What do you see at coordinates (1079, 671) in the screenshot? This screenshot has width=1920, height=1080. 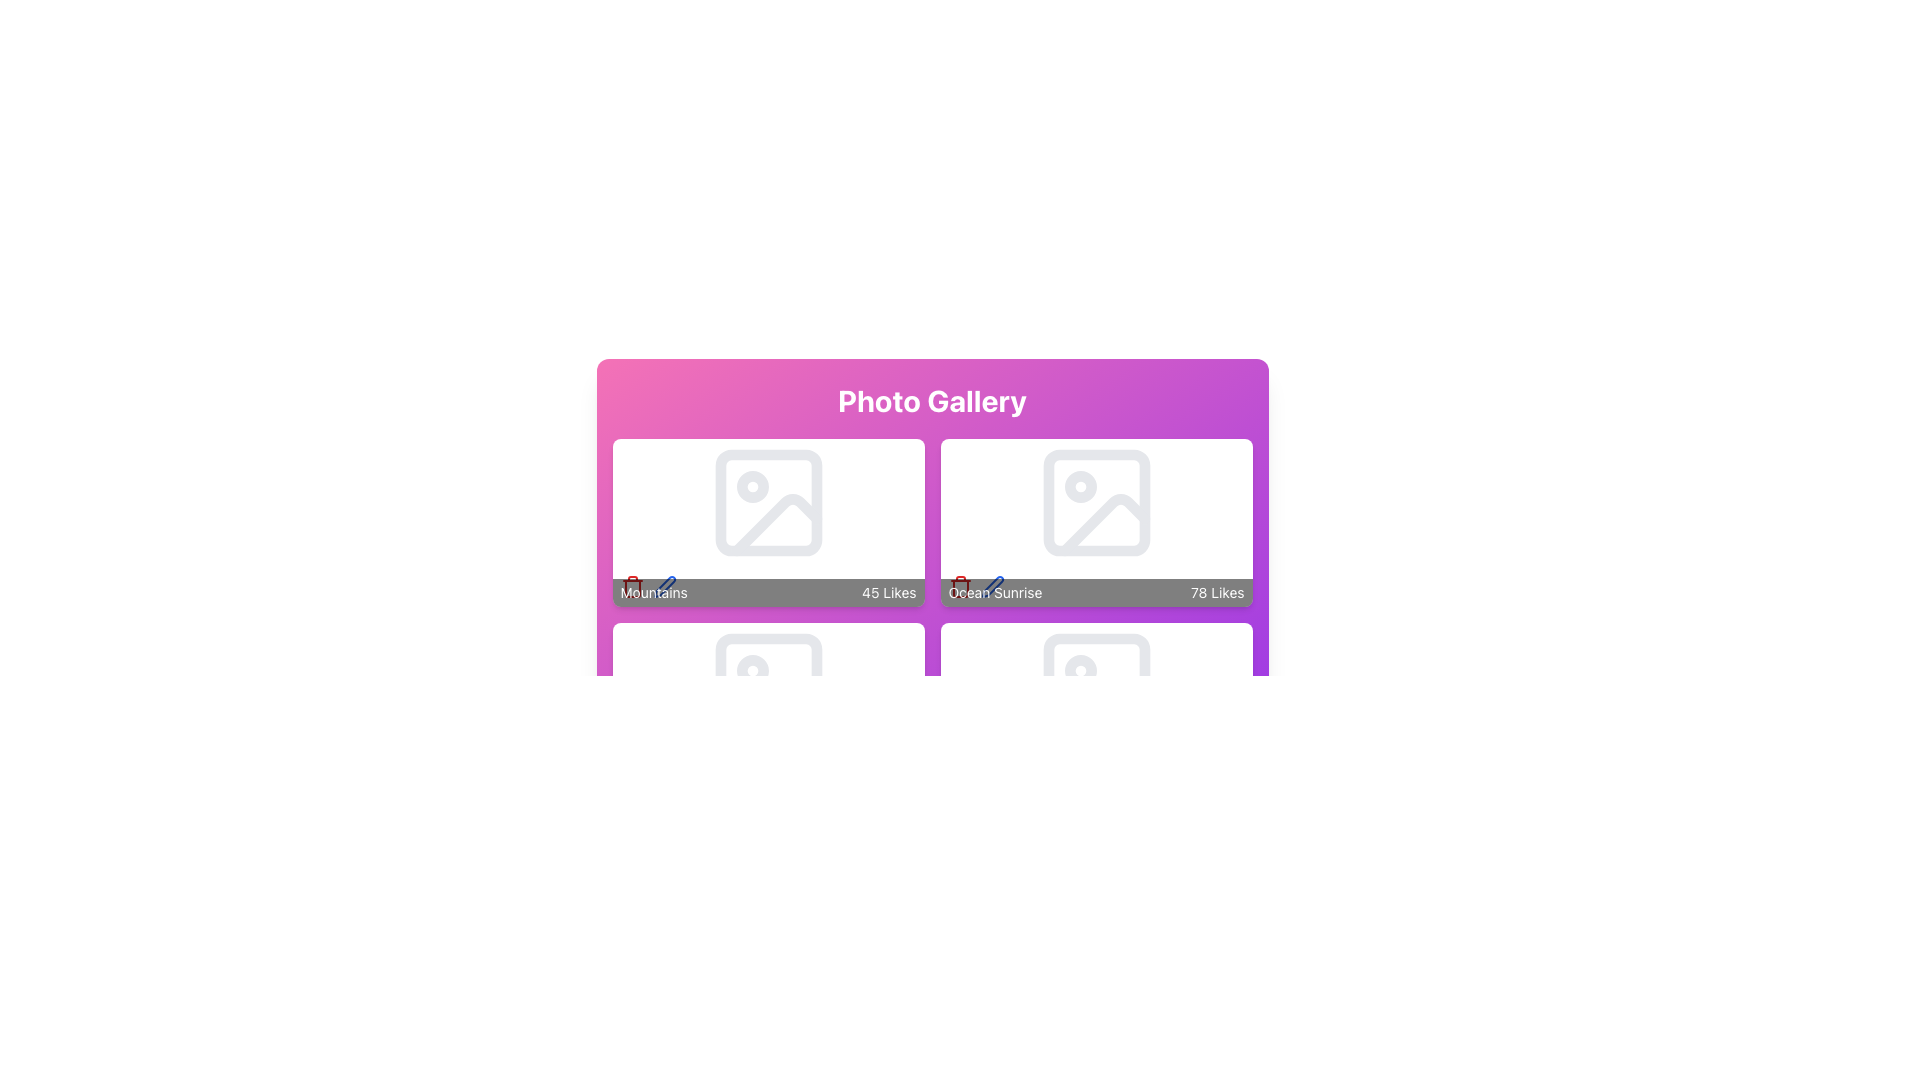 I see `the small circular SVG element located near the bottom-right corner of the 'Photo Gallery' grid` at bounding box center [1079, 671].